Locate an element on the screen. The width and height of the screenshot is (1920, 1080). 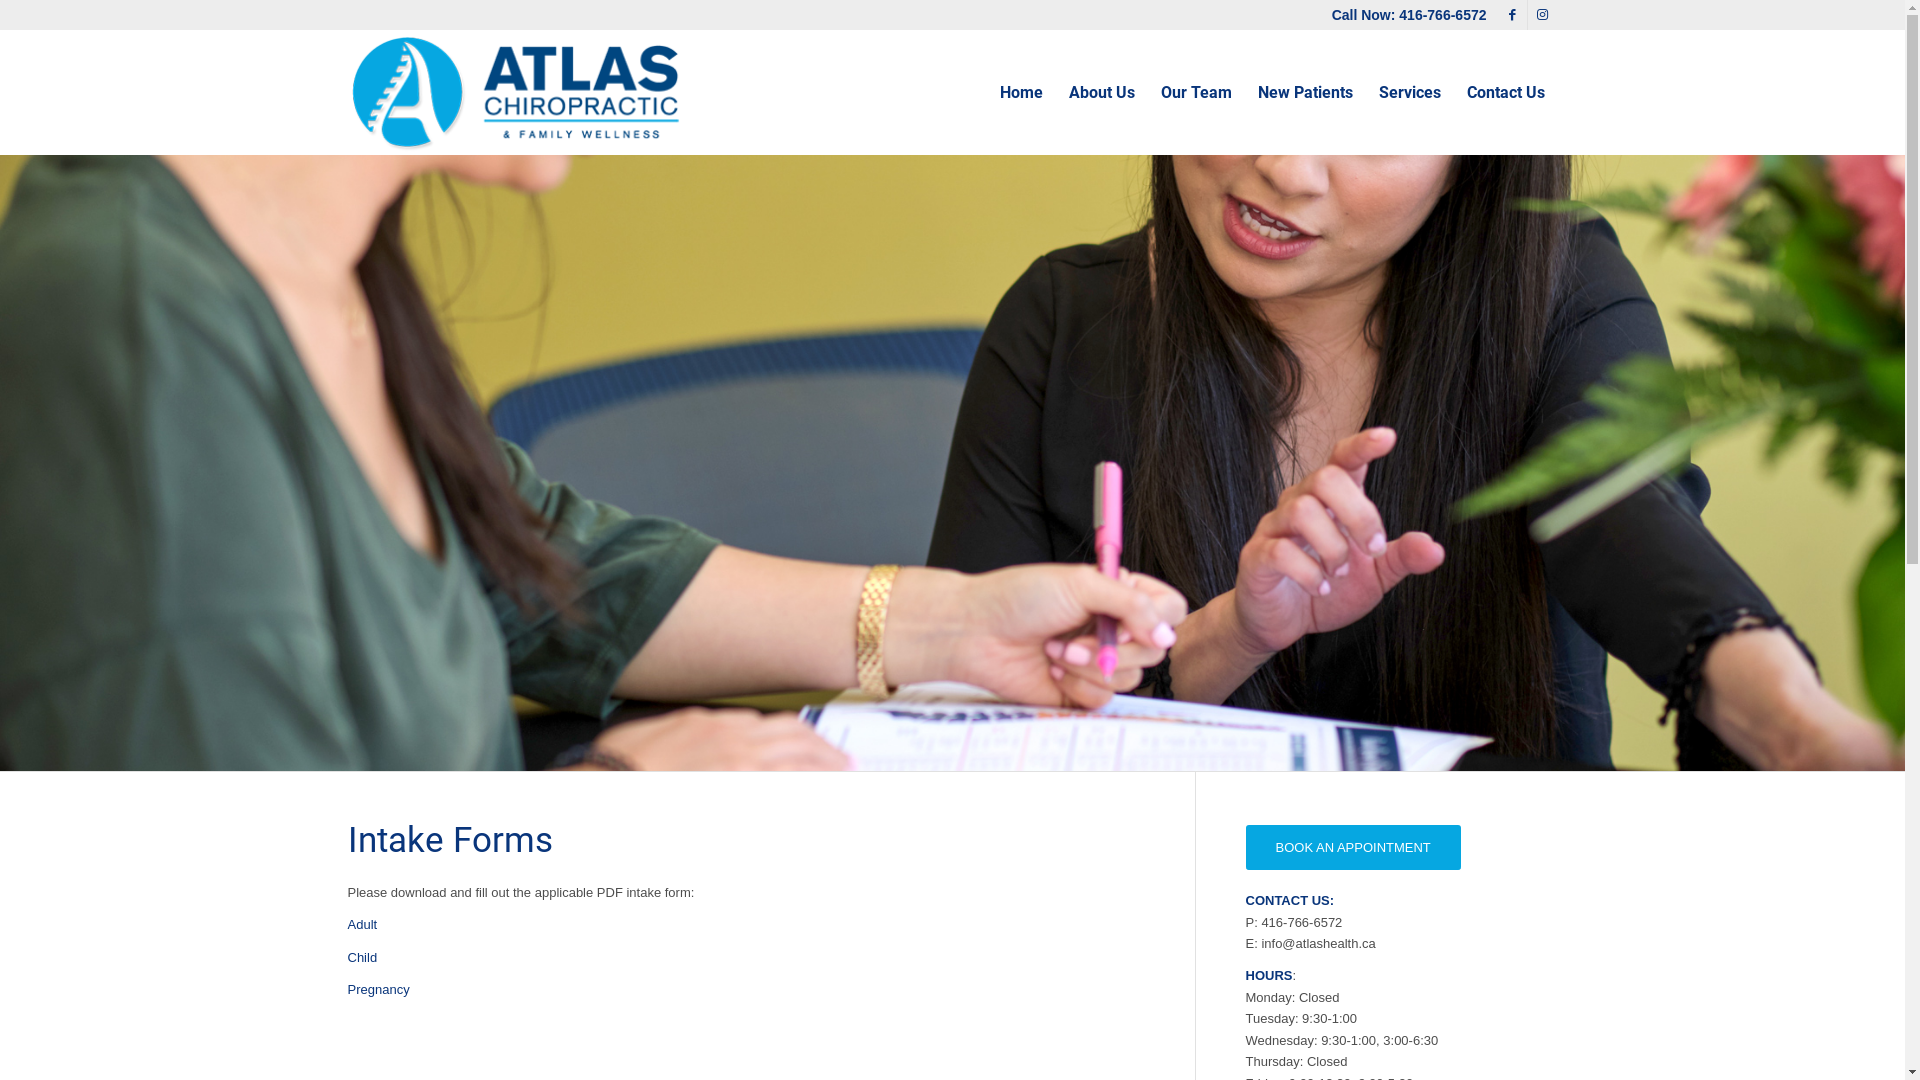
'BOOK AN APPOINTMENT' is located at coordinates (1353, 847).